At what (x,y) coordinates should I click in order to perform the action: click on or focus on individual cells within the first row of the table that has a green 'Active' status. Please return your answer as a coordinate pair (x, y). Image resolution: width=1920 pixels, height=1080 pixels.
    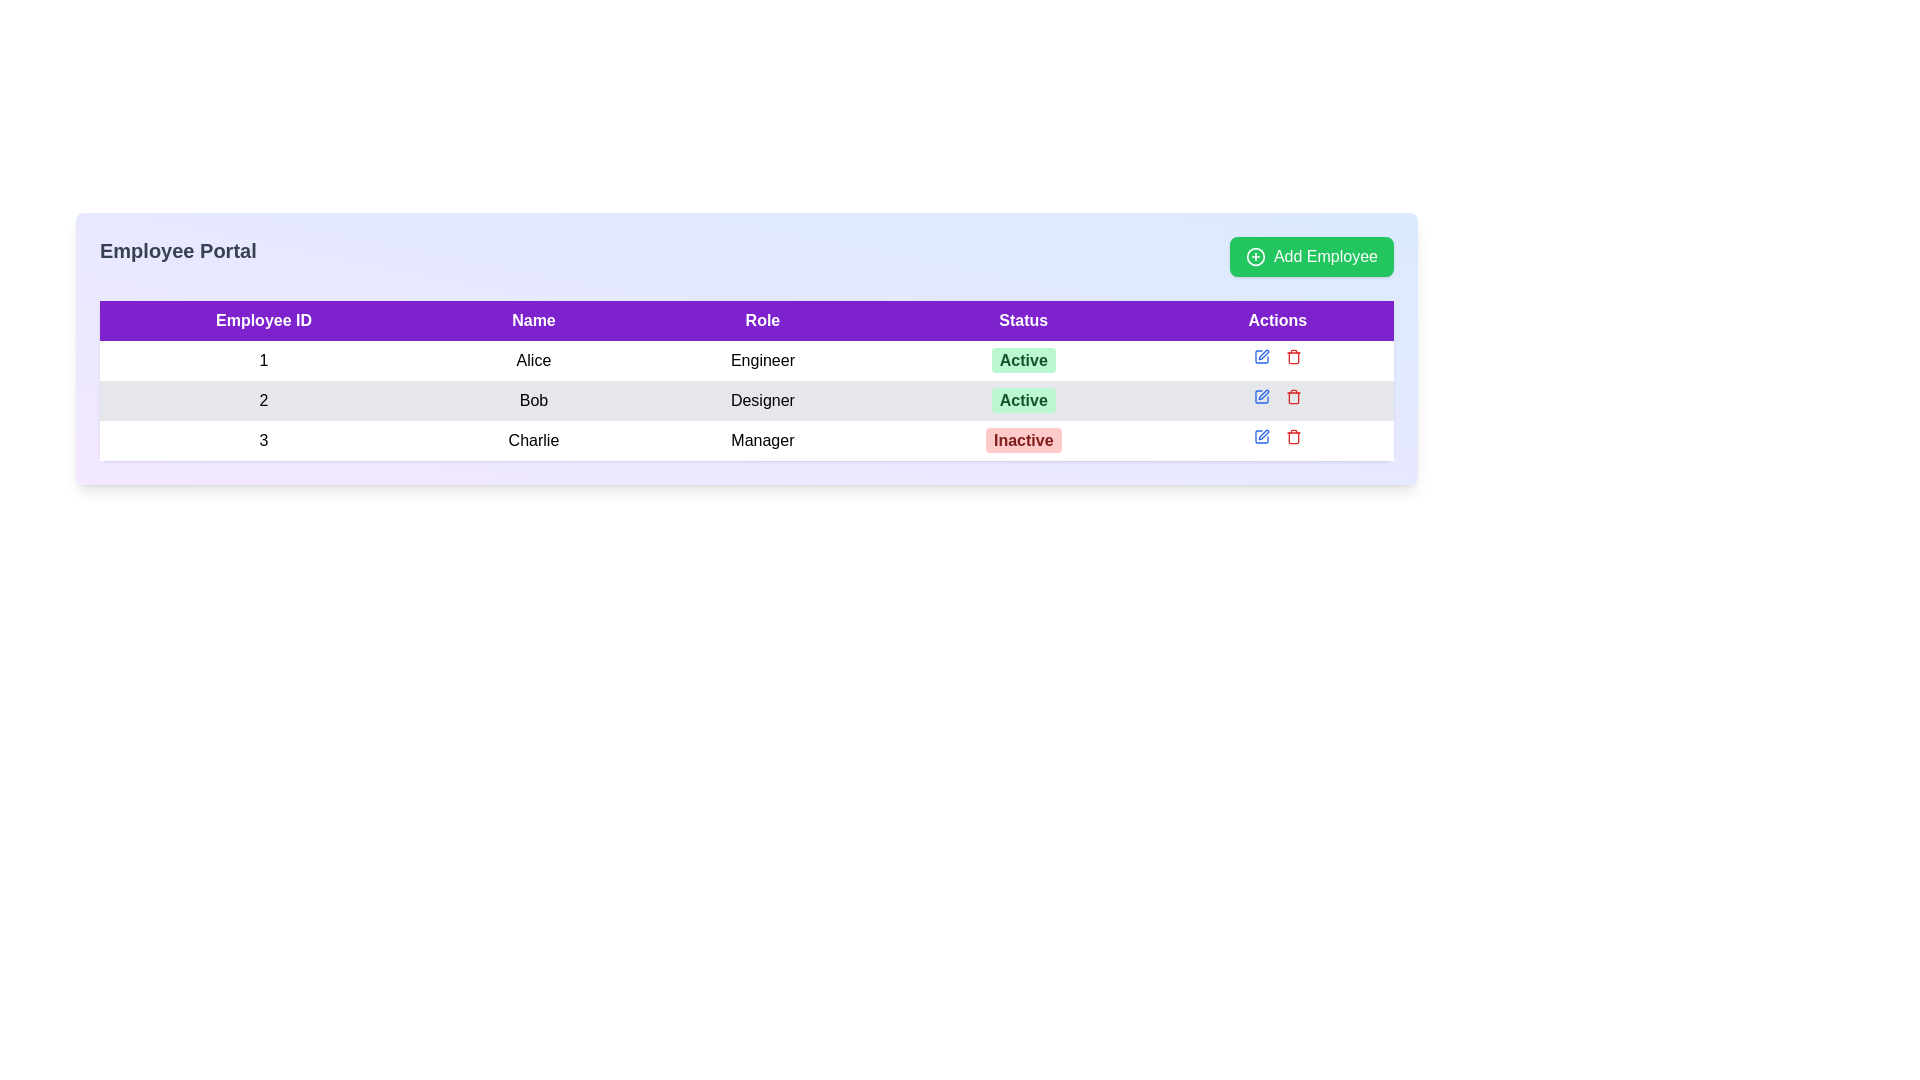
    Looking at the image, I should click on (746, 361).